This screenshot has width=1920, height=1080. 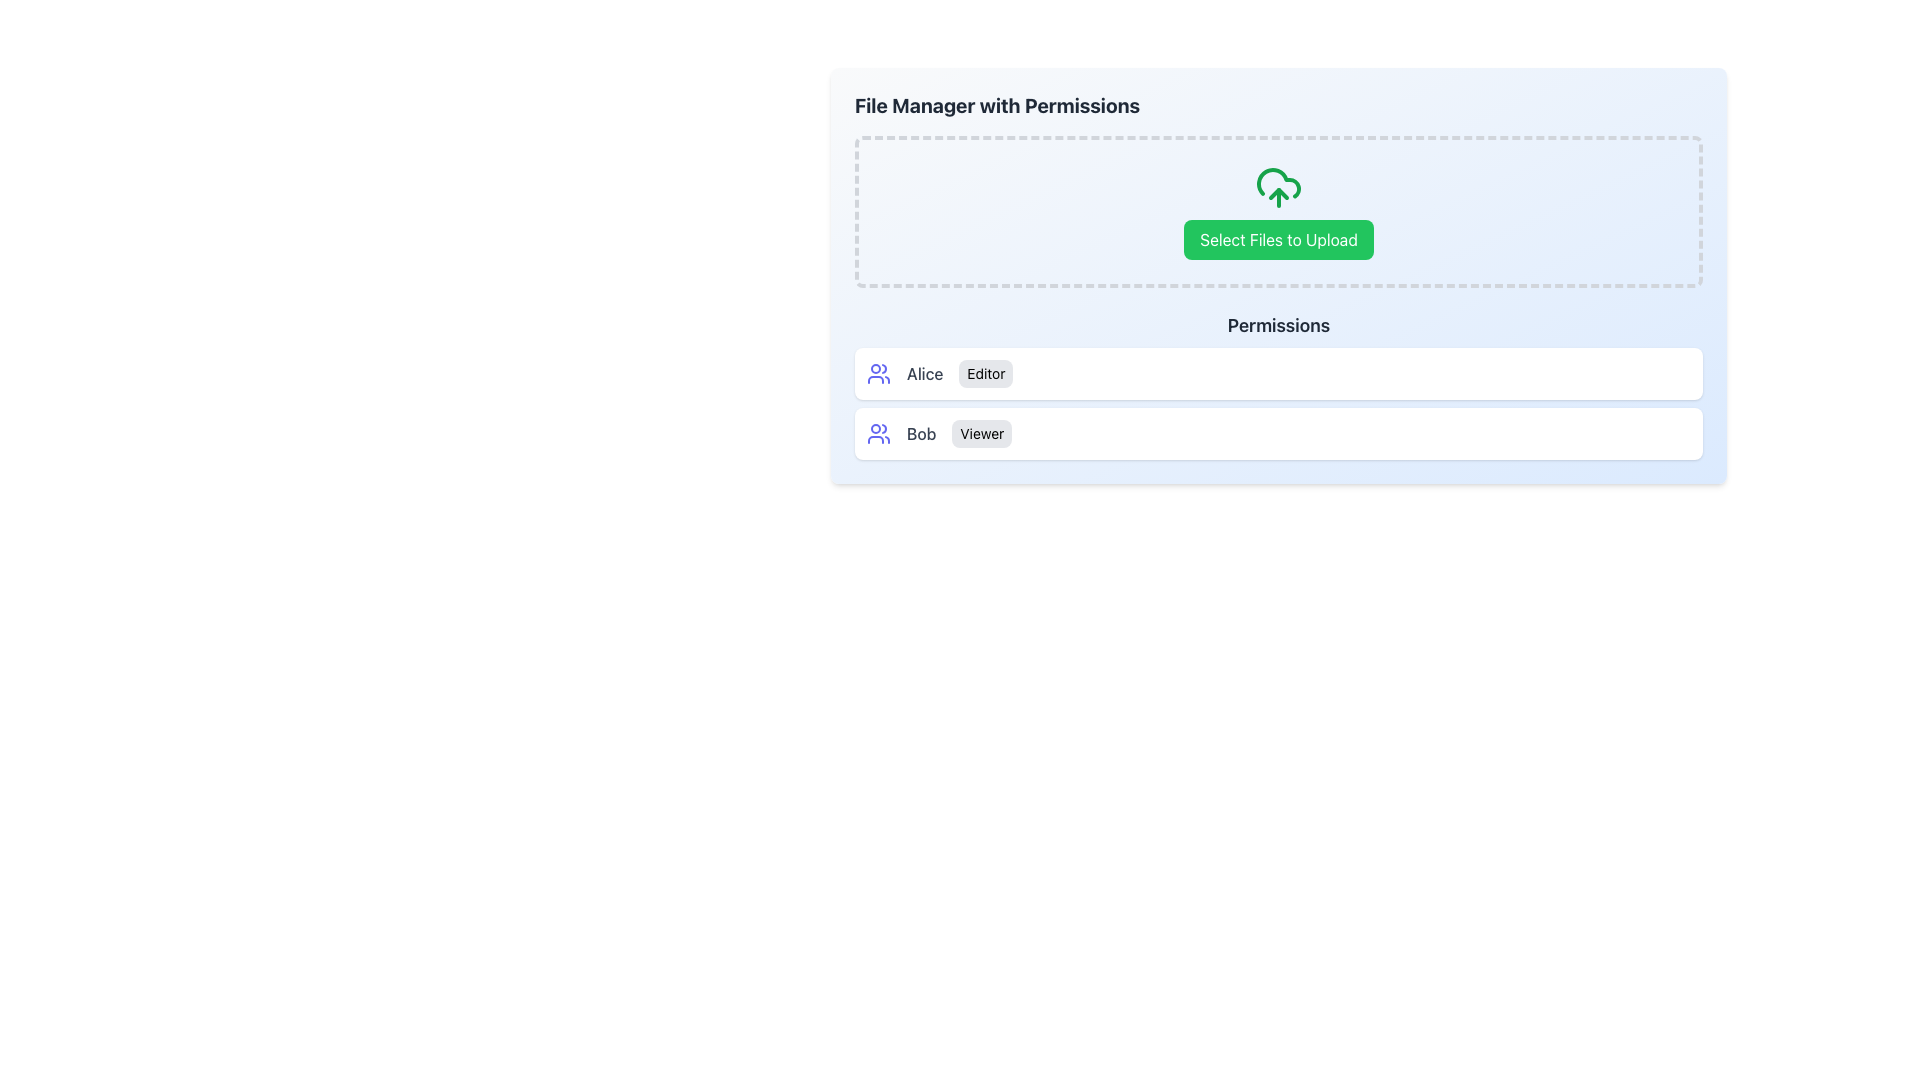 What do you see at coordinates (982, 433) in the screenshot?
I see `the static text label indicating the permission level assigned to user 'Bob', located in the permissions section of the interface to the right of the text label 'Bob'` at bounding box center [982, 433].